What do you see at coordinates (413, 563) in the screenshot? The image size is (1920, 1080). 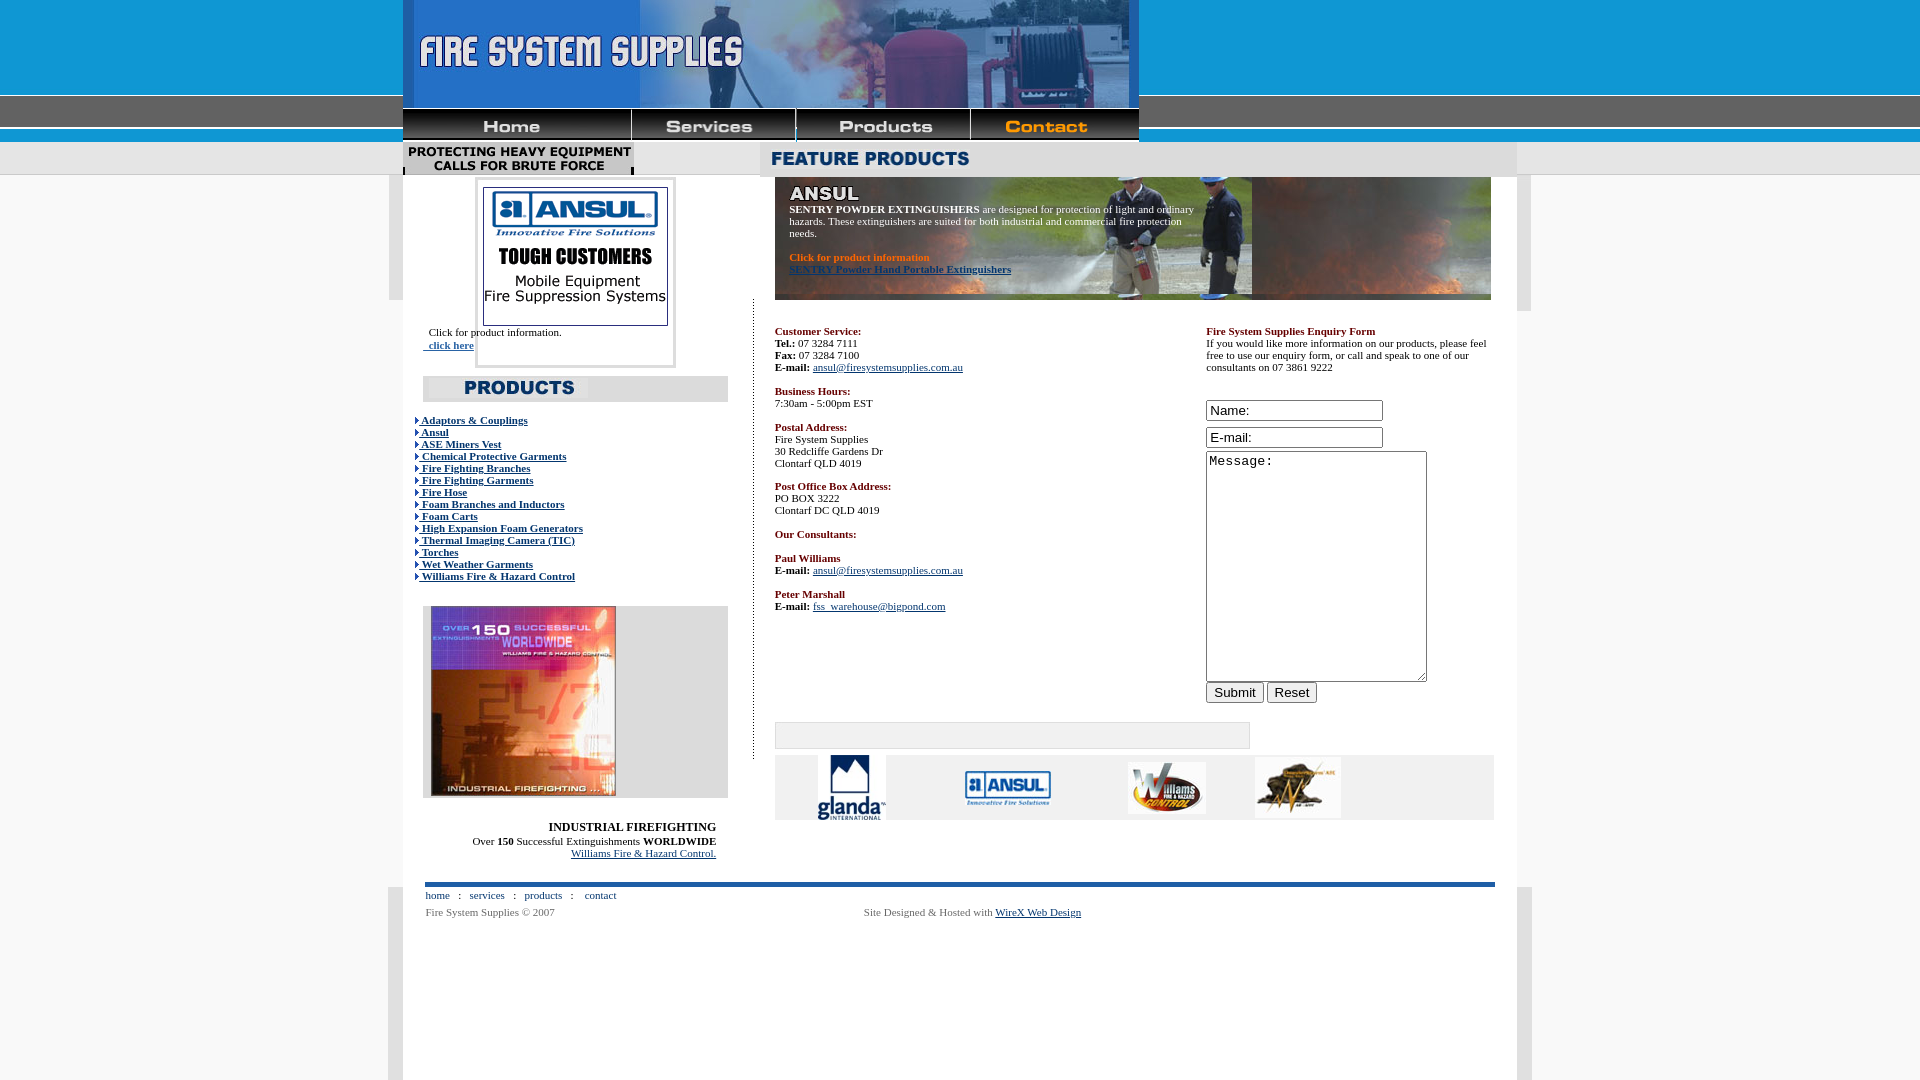 I see `' Wet Weather Garments'` at bounding box center [413, 563].